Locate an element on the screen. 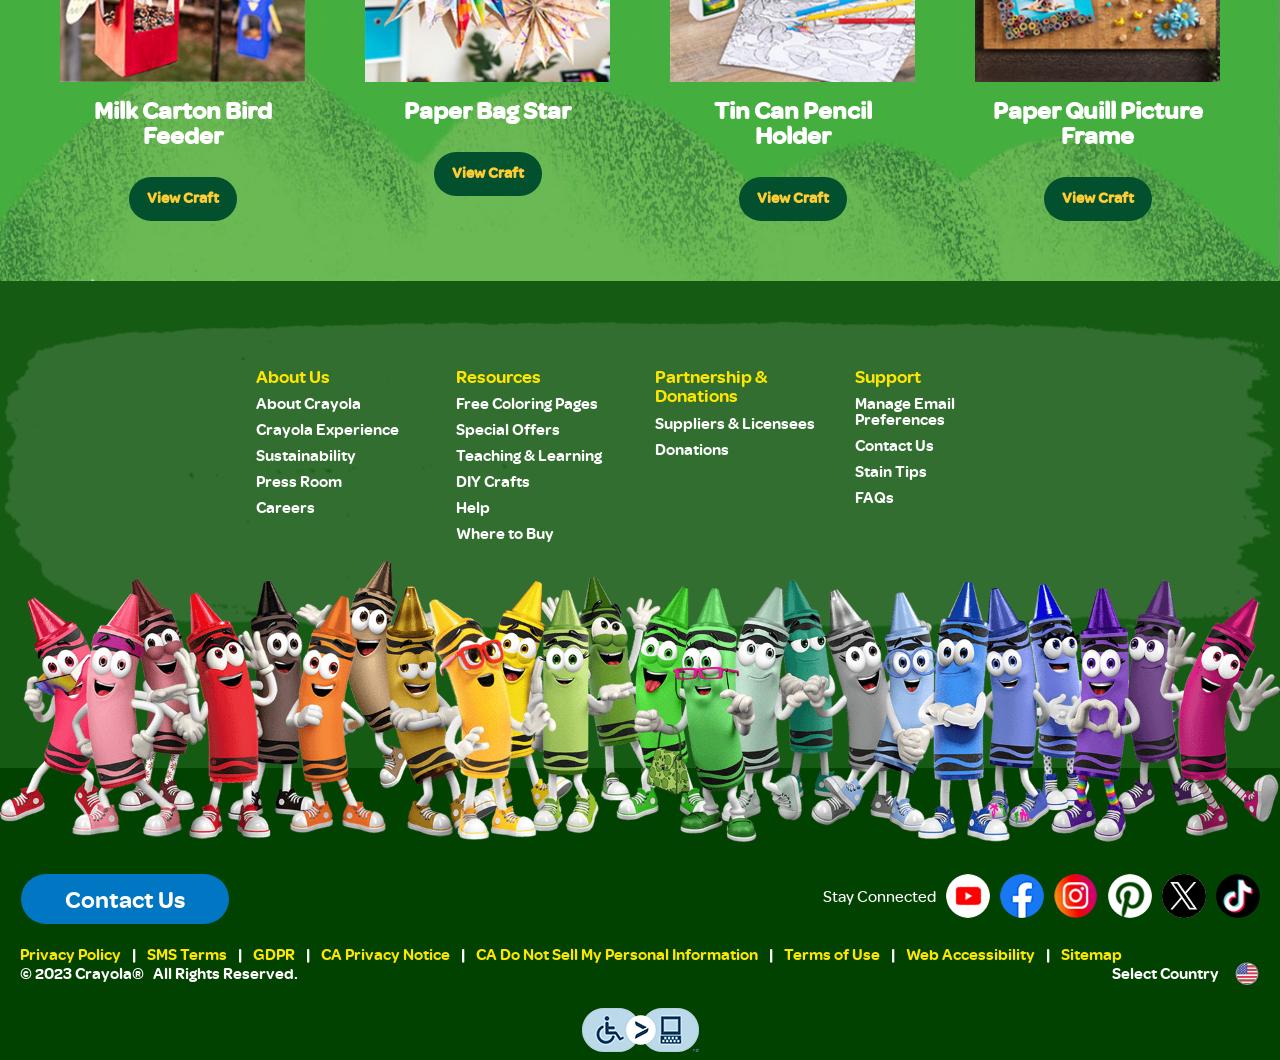 This screenshot has width=1280, height=1060. 'Manage Email Preferences' is located at coordinates (903, 409).